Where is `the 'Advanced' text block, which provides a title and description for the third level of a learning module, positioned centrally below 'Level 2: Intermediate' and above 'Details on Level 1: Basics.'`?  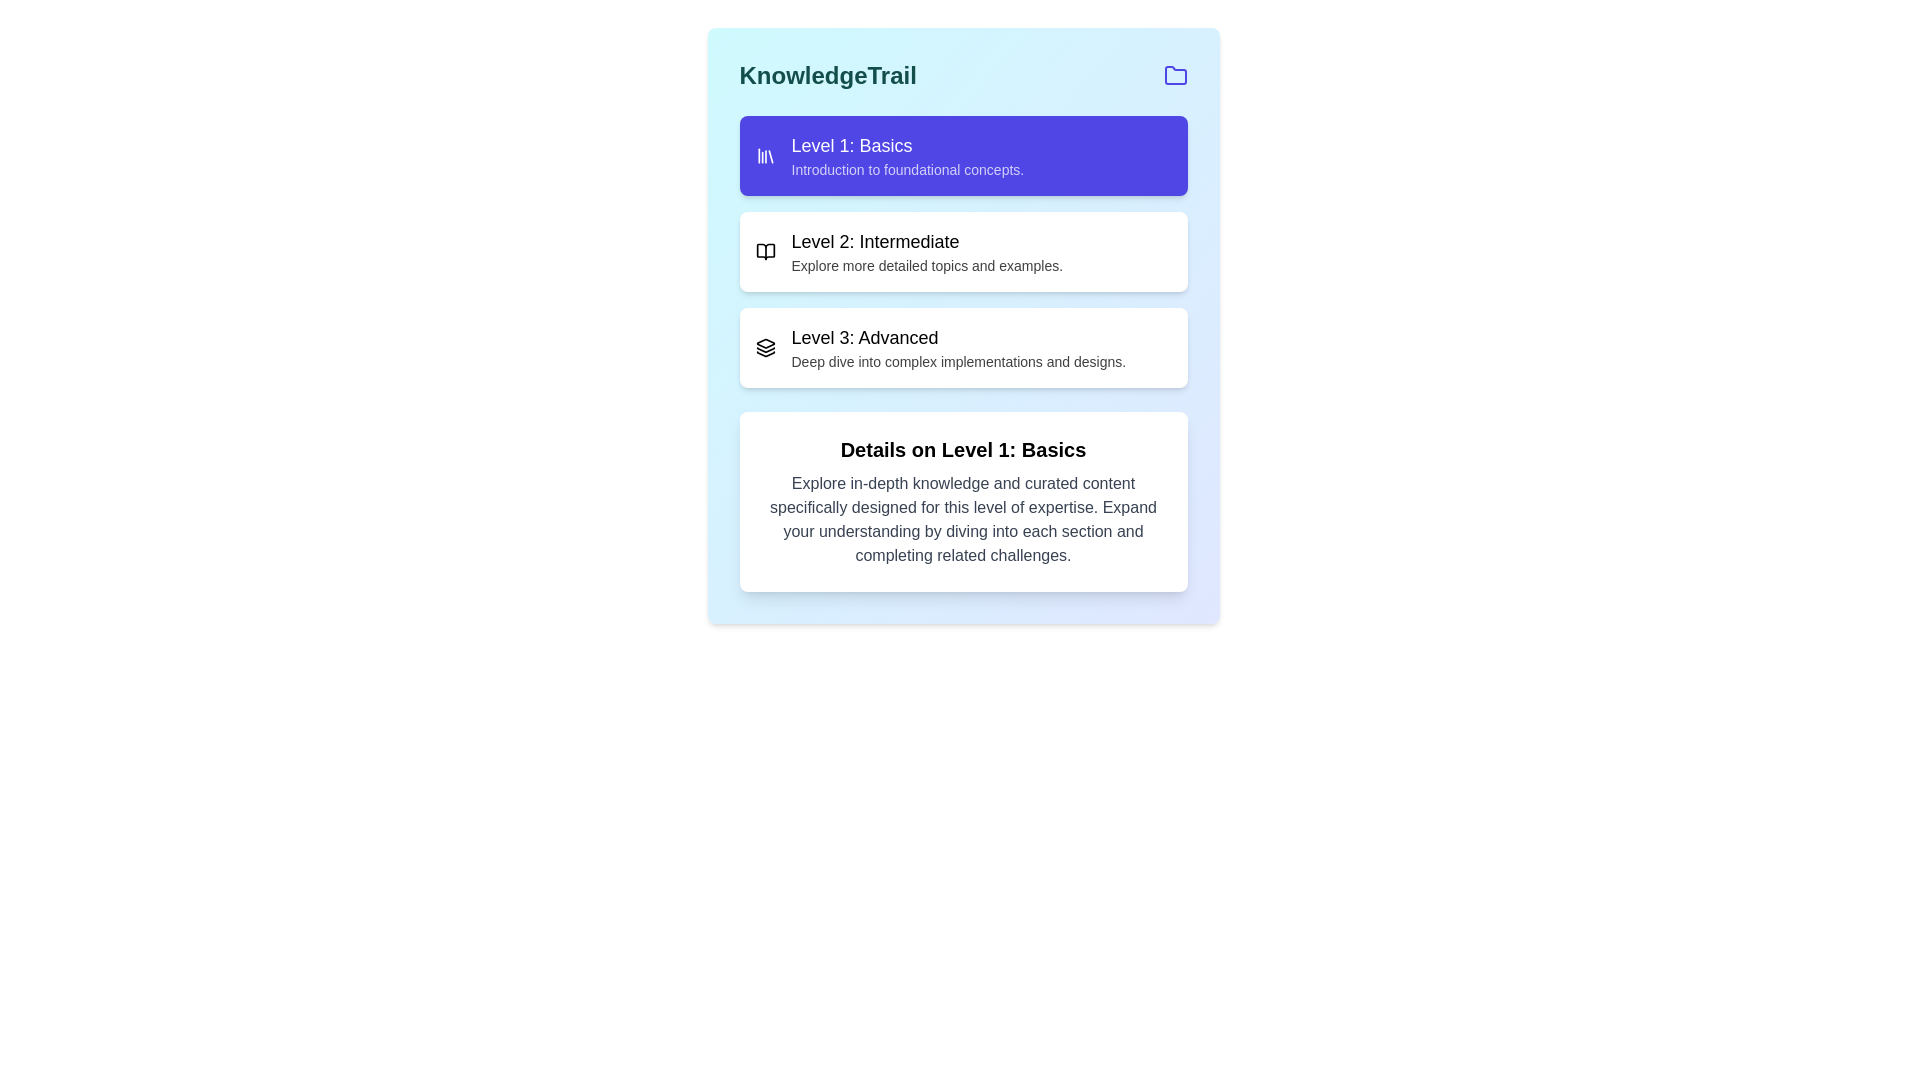 the 'Advanced' text block, which provides a title and description for the third level of a learning module, positioned centrally below 'Level 2: Intermediate' and above 'Details on Level 1: Basics.' is located at coordinates (957, 346).